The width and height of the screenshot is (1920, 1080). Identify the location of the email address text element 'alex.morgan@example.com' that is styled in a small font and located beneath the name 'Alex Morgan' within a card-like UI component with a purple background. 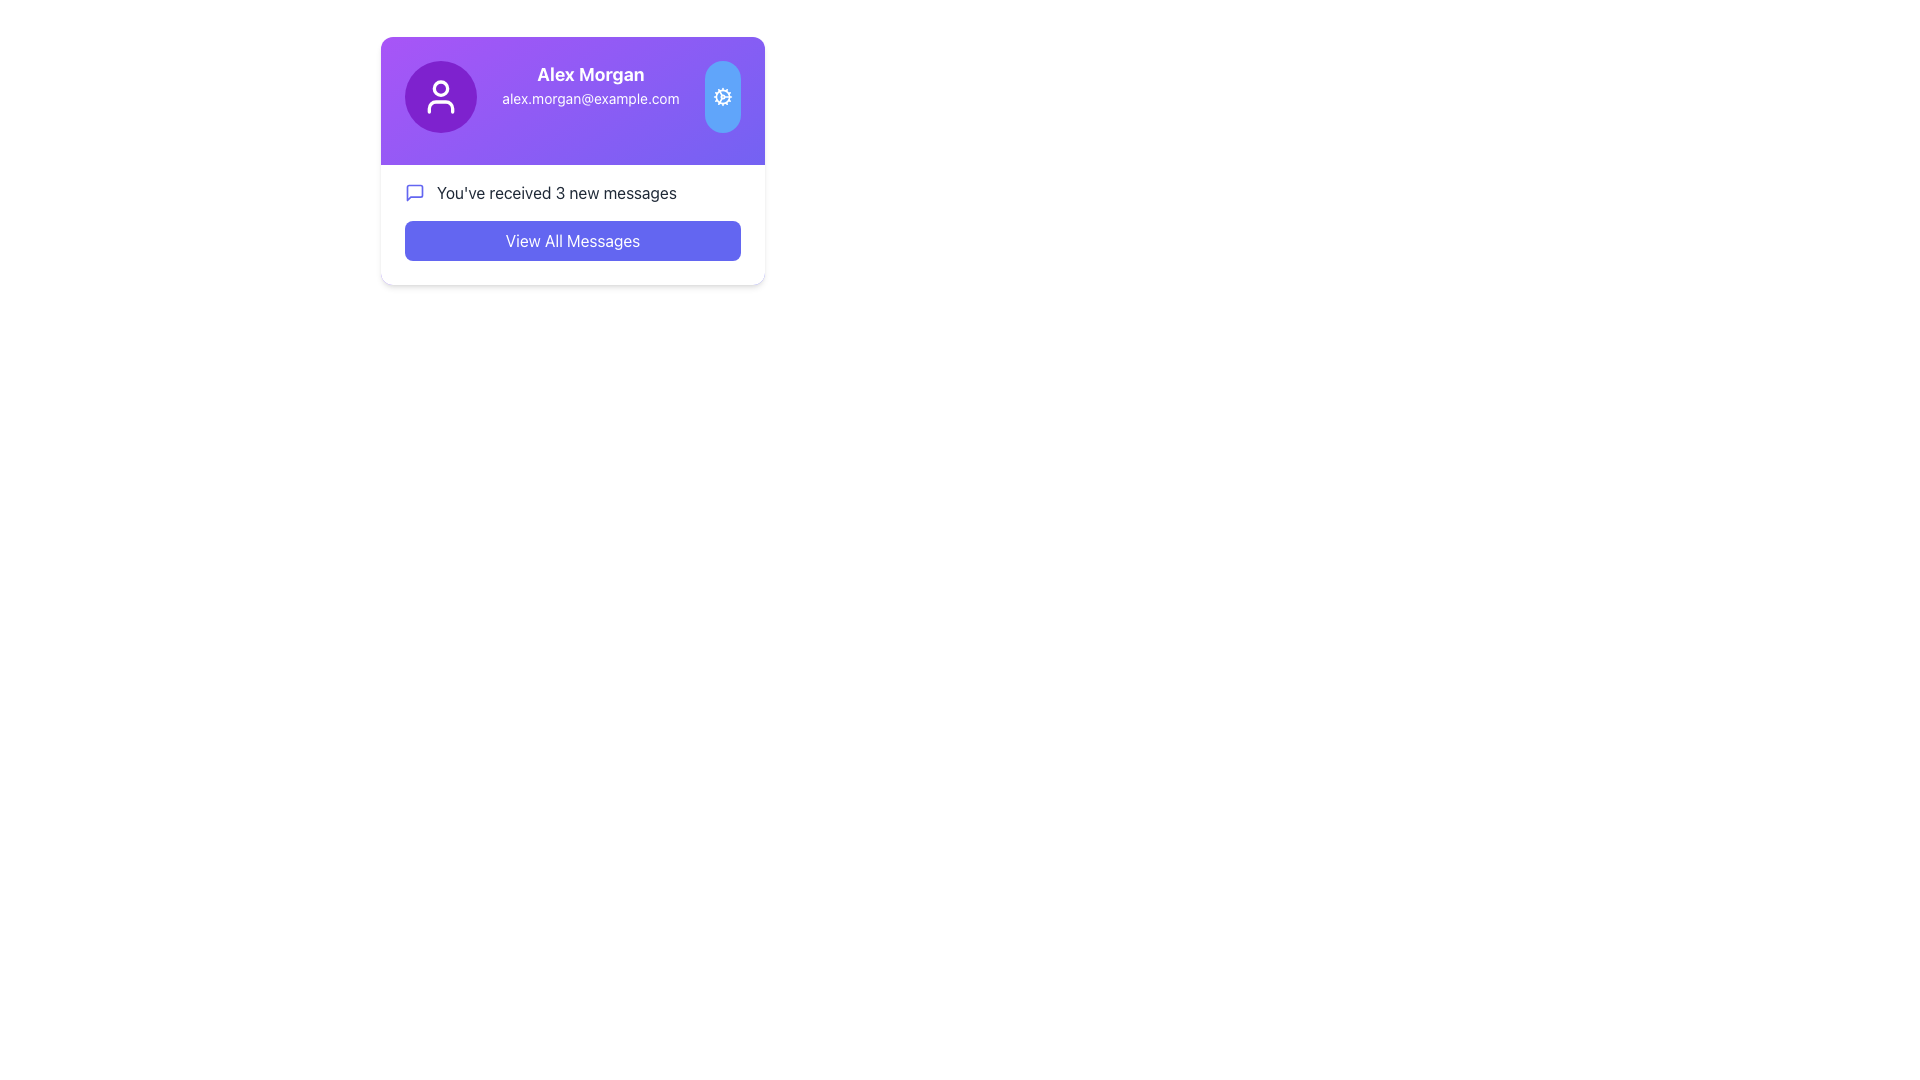
(589, 99).